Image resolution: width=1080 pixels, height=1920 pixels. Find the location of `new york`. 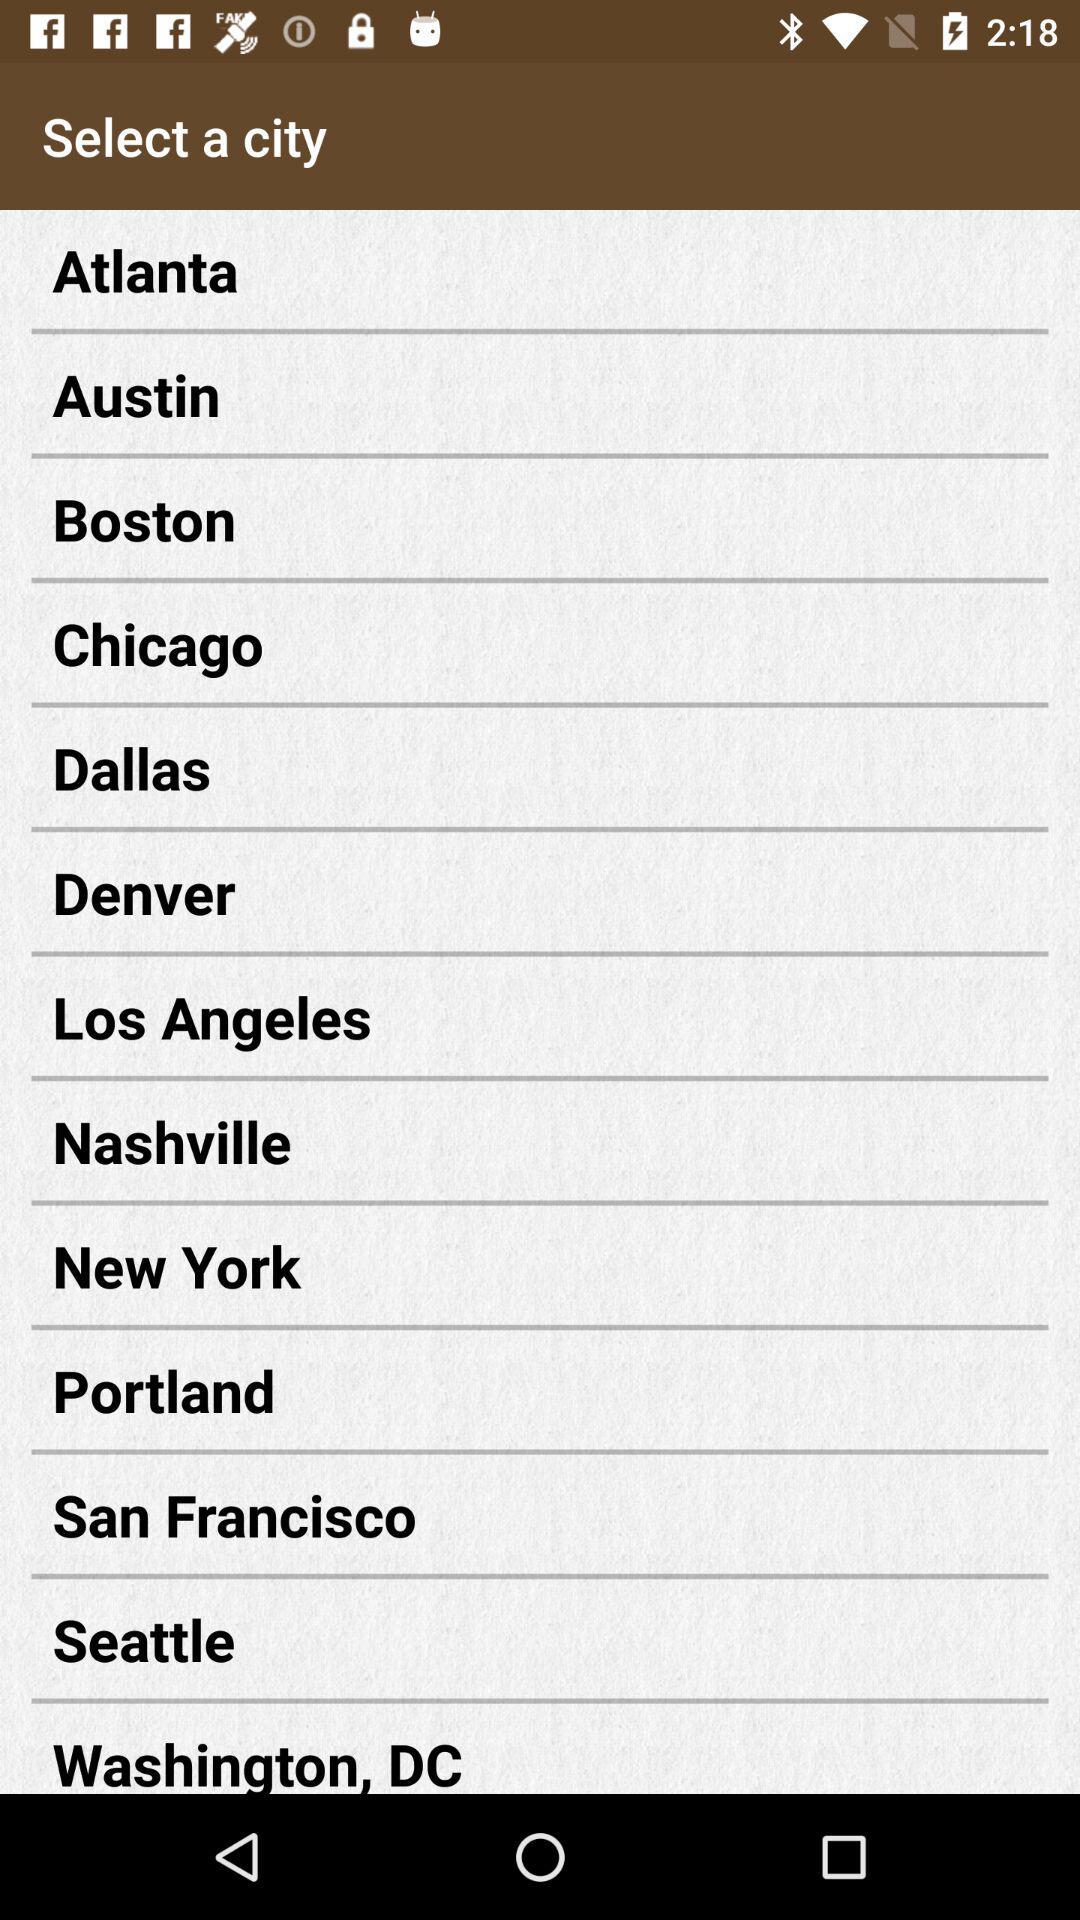

new york is located at coordinates (540, 1264).